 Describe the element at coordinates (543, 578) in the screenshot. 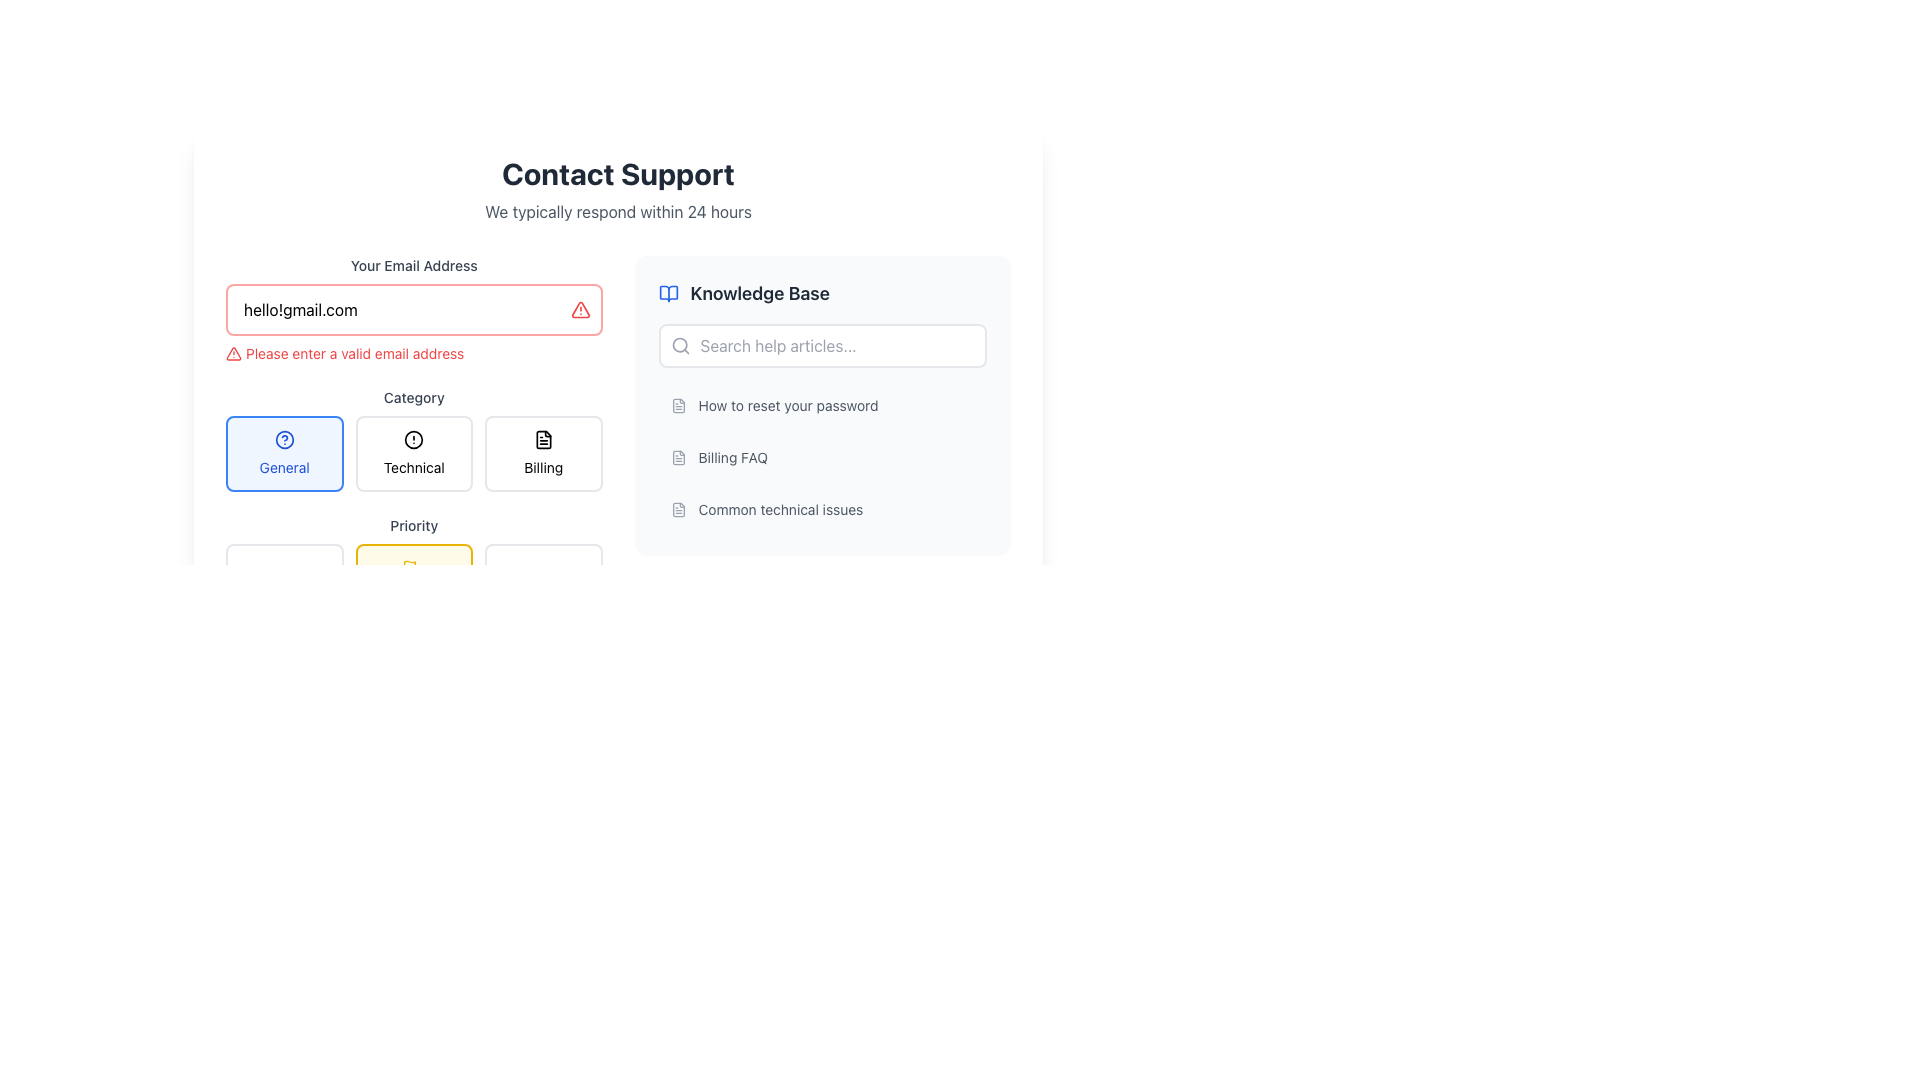

I see `the rectangular button labeled 'High' in the 'Priority' section` at that location.